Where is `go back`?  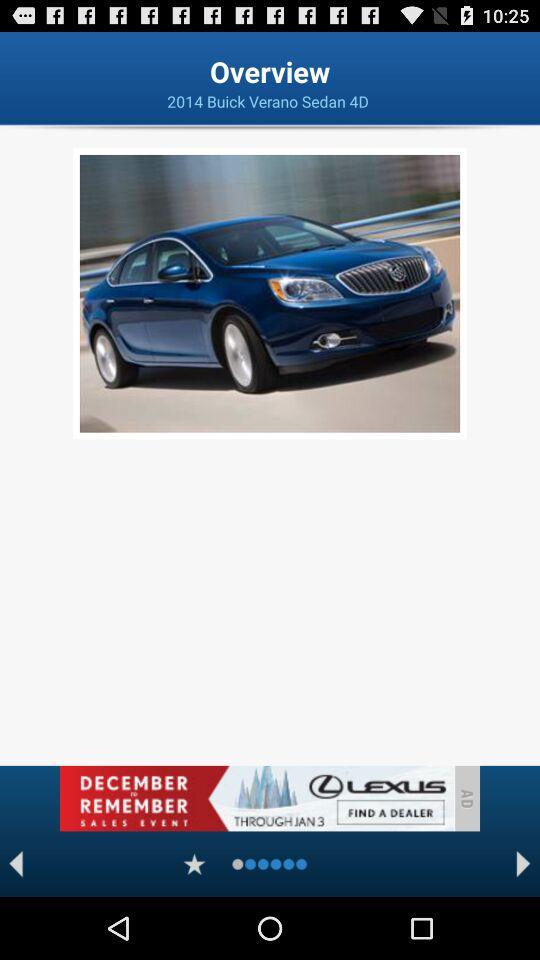 go back is located at coordinates (15, 863).